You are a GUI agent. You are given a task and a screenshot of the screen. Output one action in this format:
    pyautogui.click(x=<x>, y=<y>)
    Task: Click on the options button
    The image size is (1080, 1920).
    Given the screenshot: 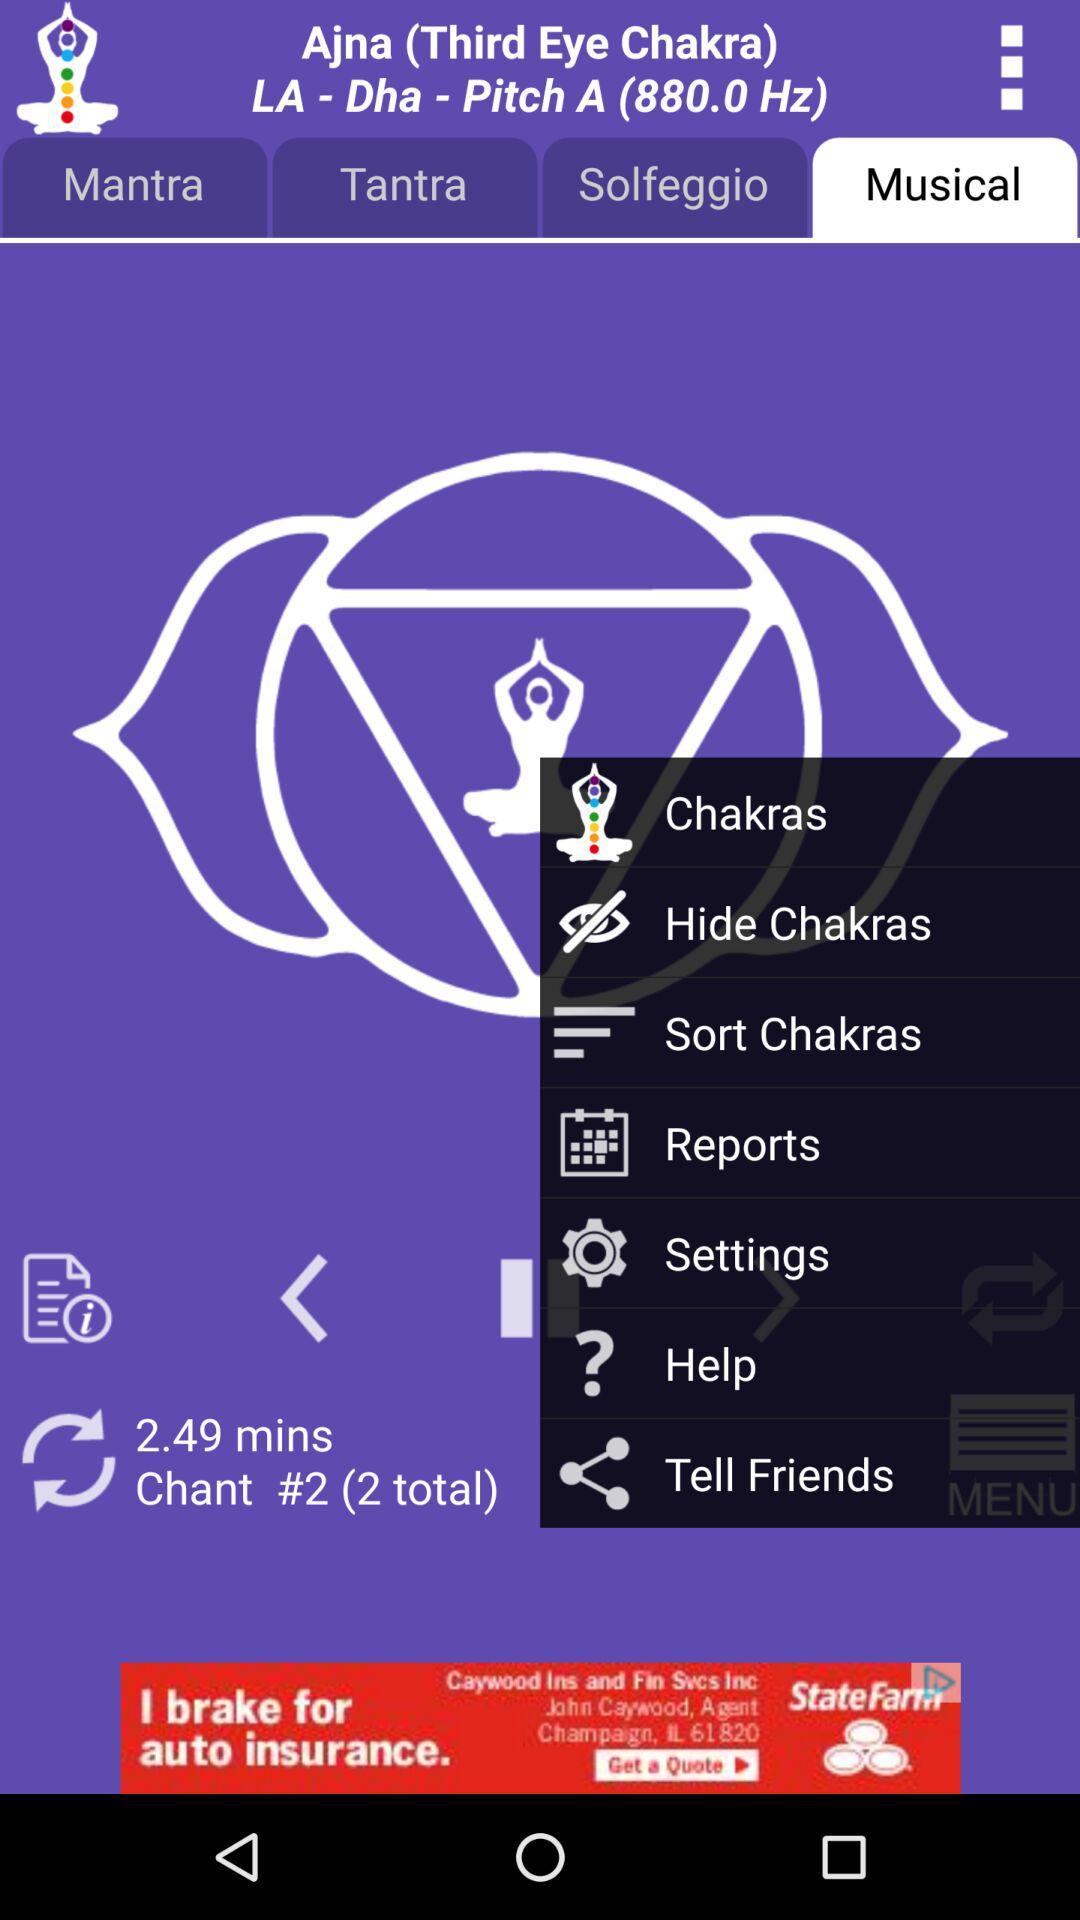 What is the action you would take?
    pyautogui.click(x=1012, y=67)
    